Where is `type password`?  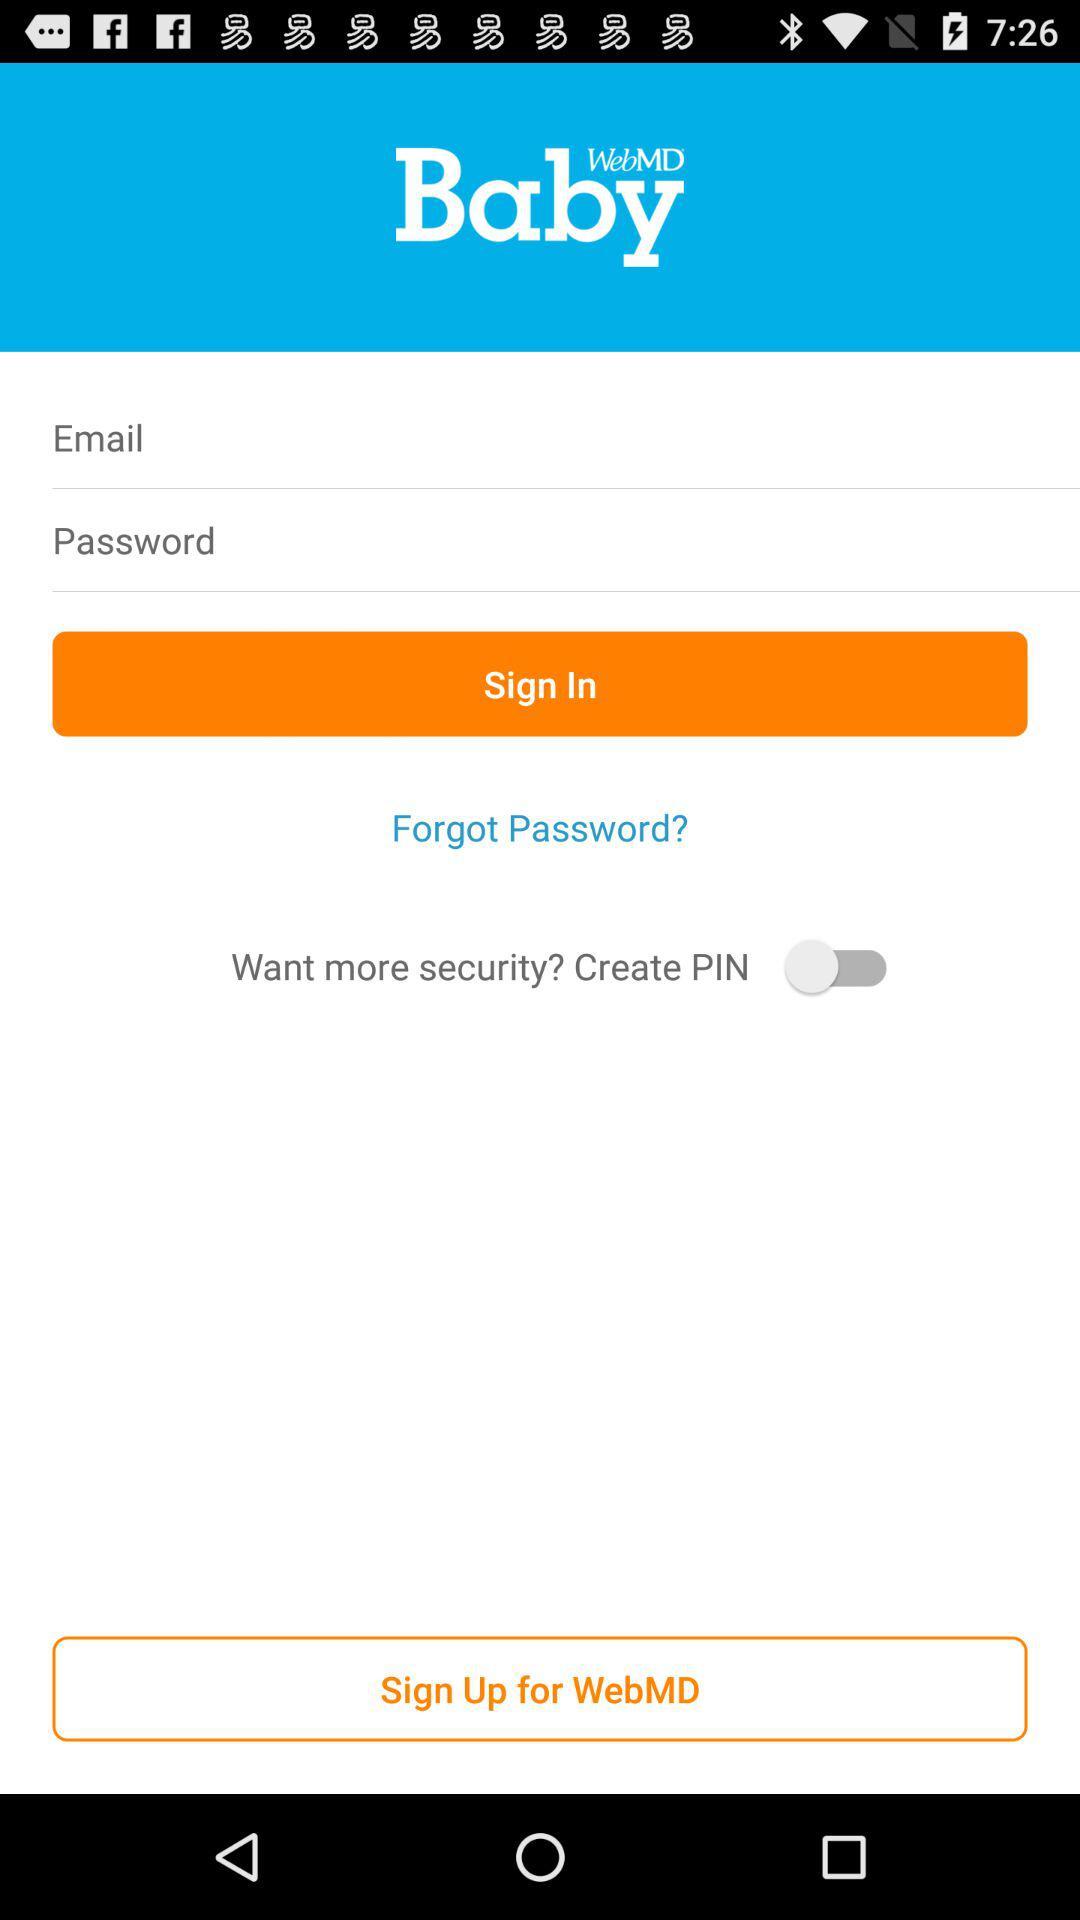
type password is located at coordinates (668, 539).